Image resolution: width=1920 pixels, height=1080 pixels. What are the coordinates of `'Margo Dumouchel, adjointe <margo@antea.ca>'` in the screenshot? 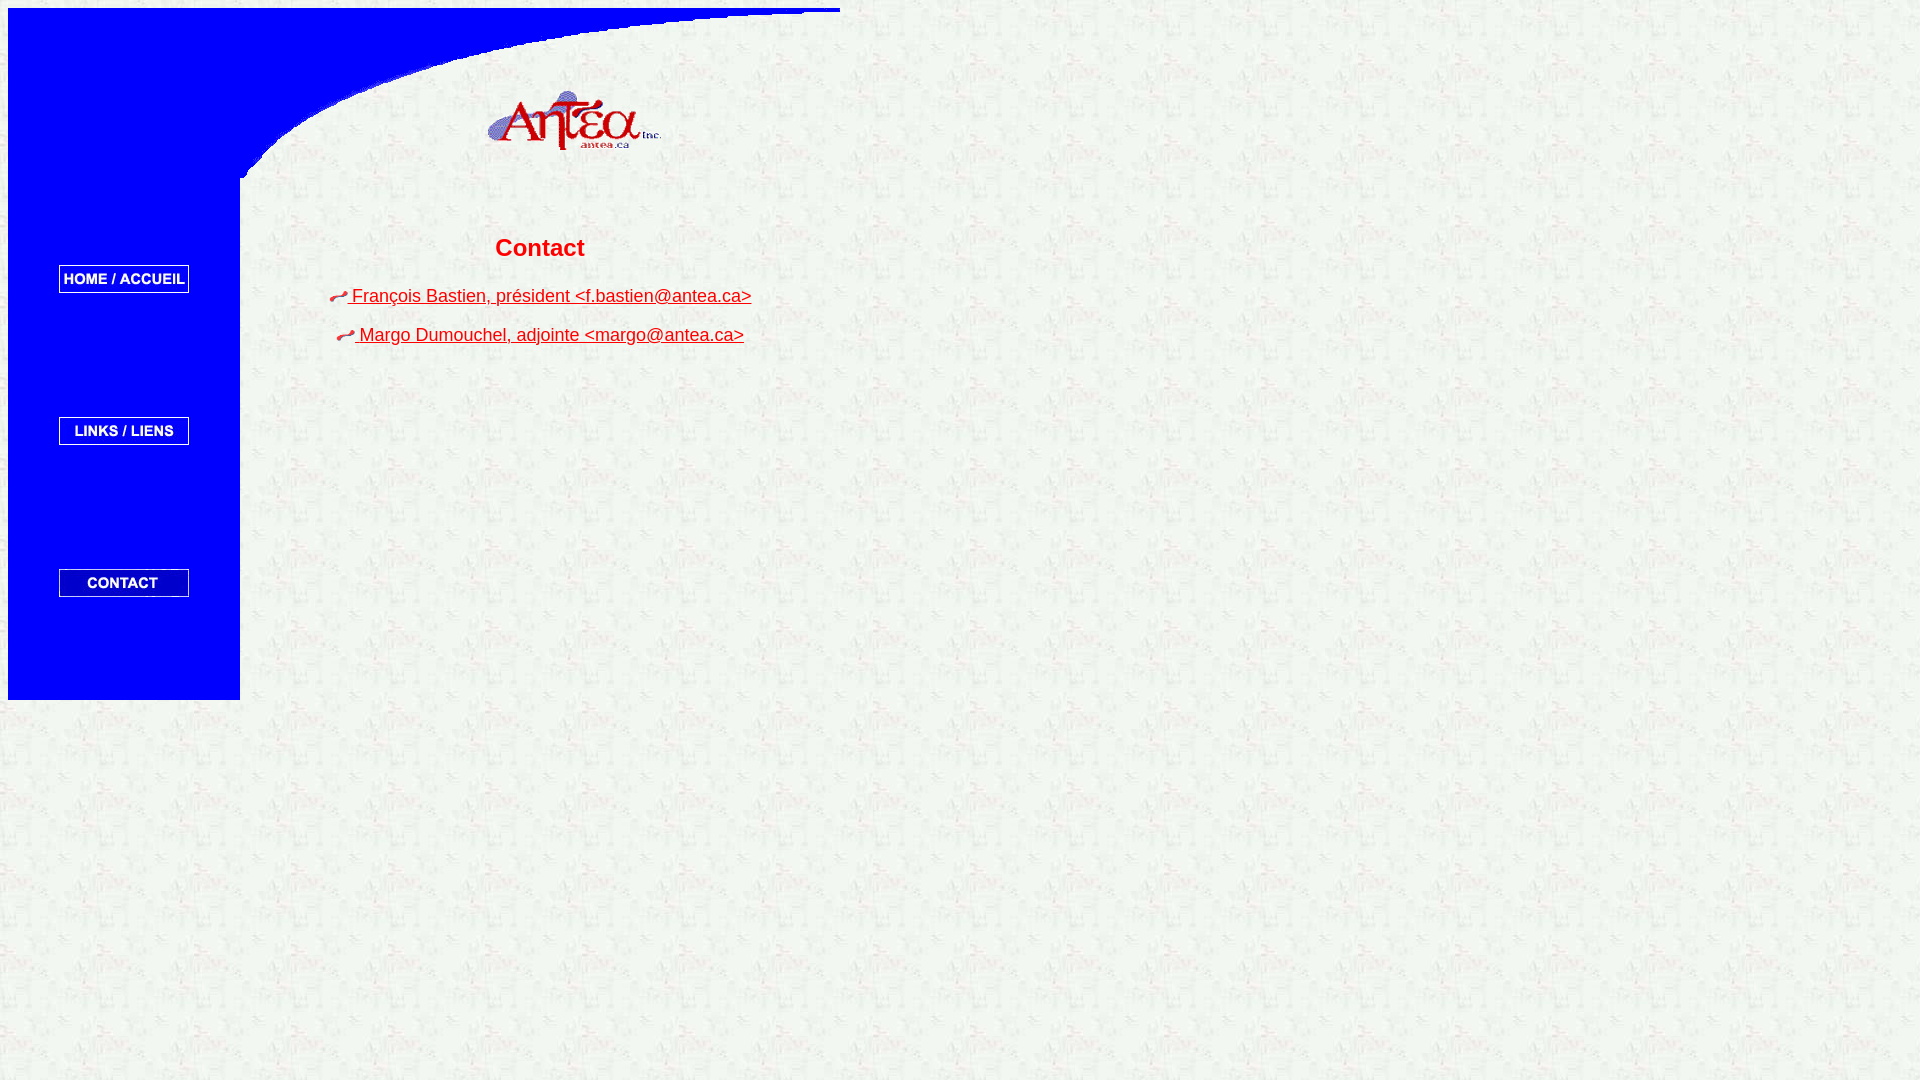 It's located at (549, 334).